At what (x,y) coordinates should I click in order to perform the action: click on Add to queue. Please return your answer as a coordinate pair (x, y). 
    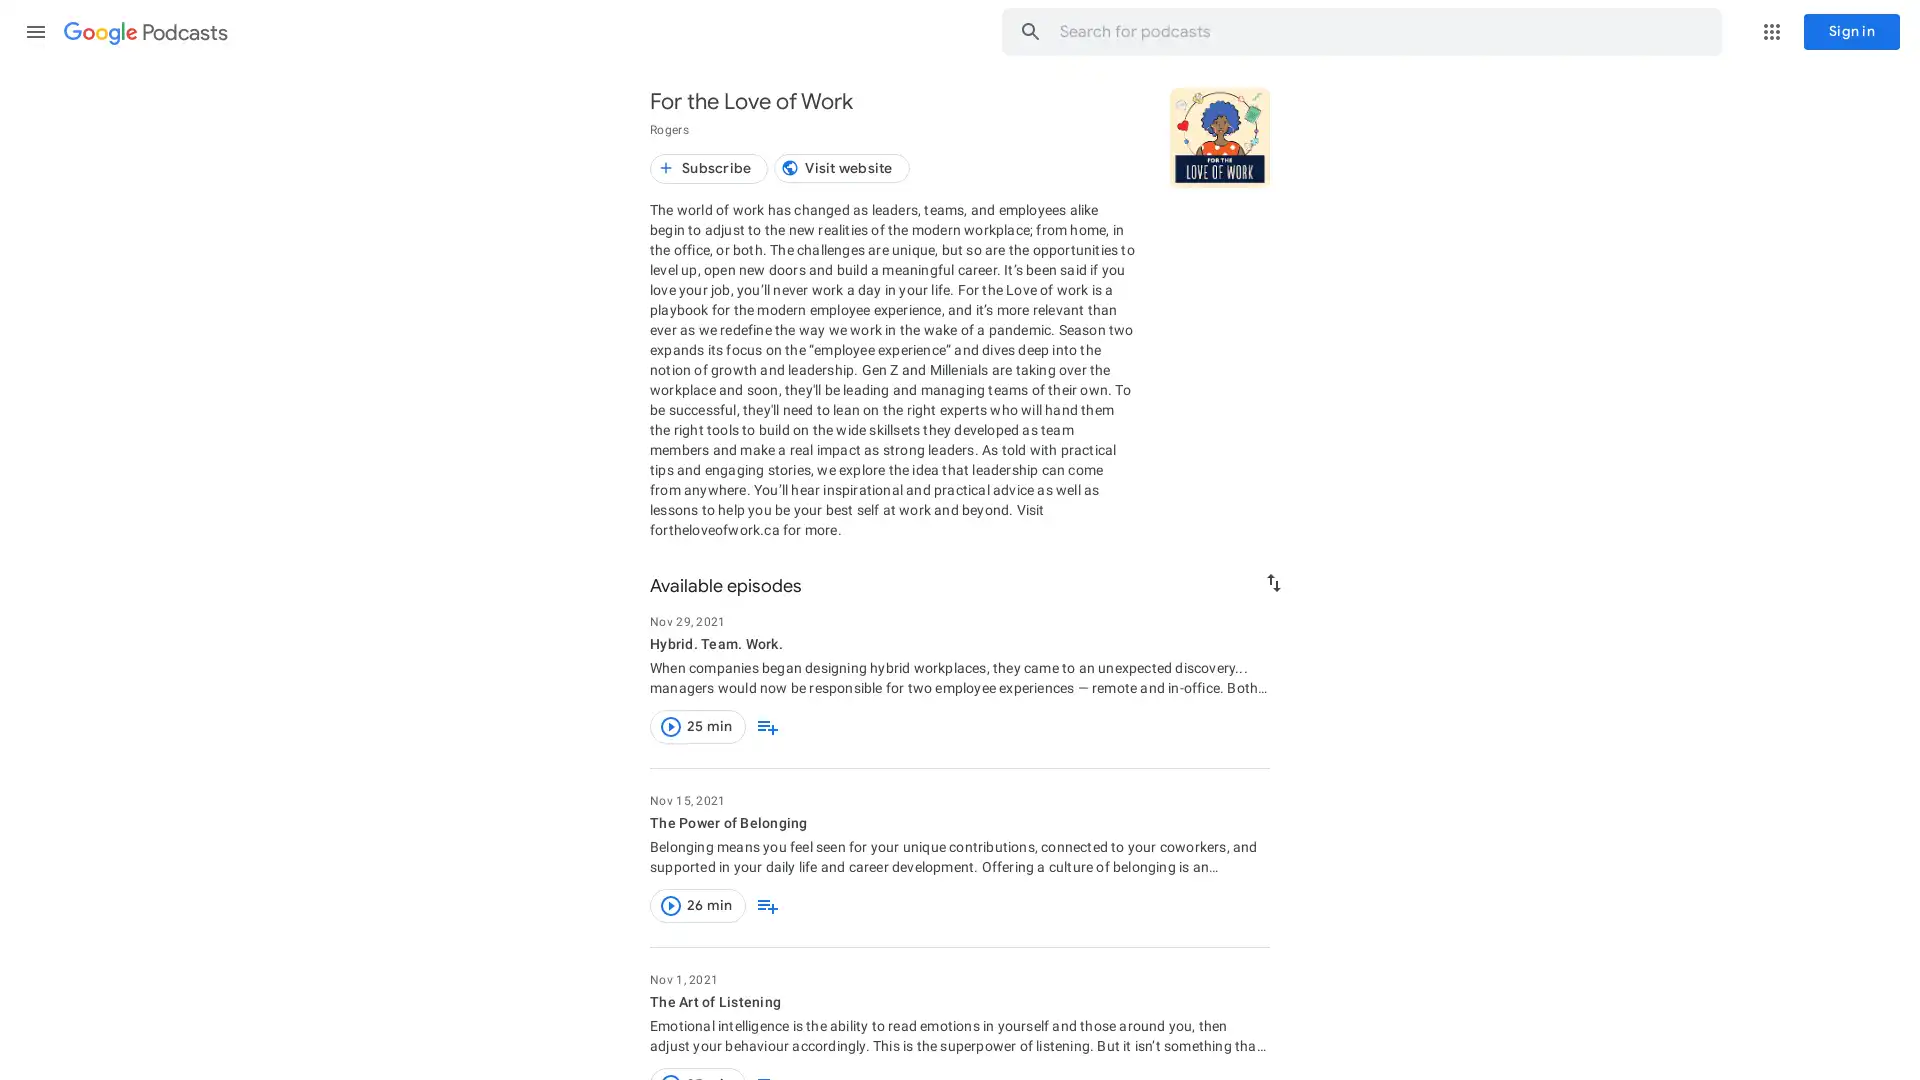
    Looking at the image, I should click on (766, 726).